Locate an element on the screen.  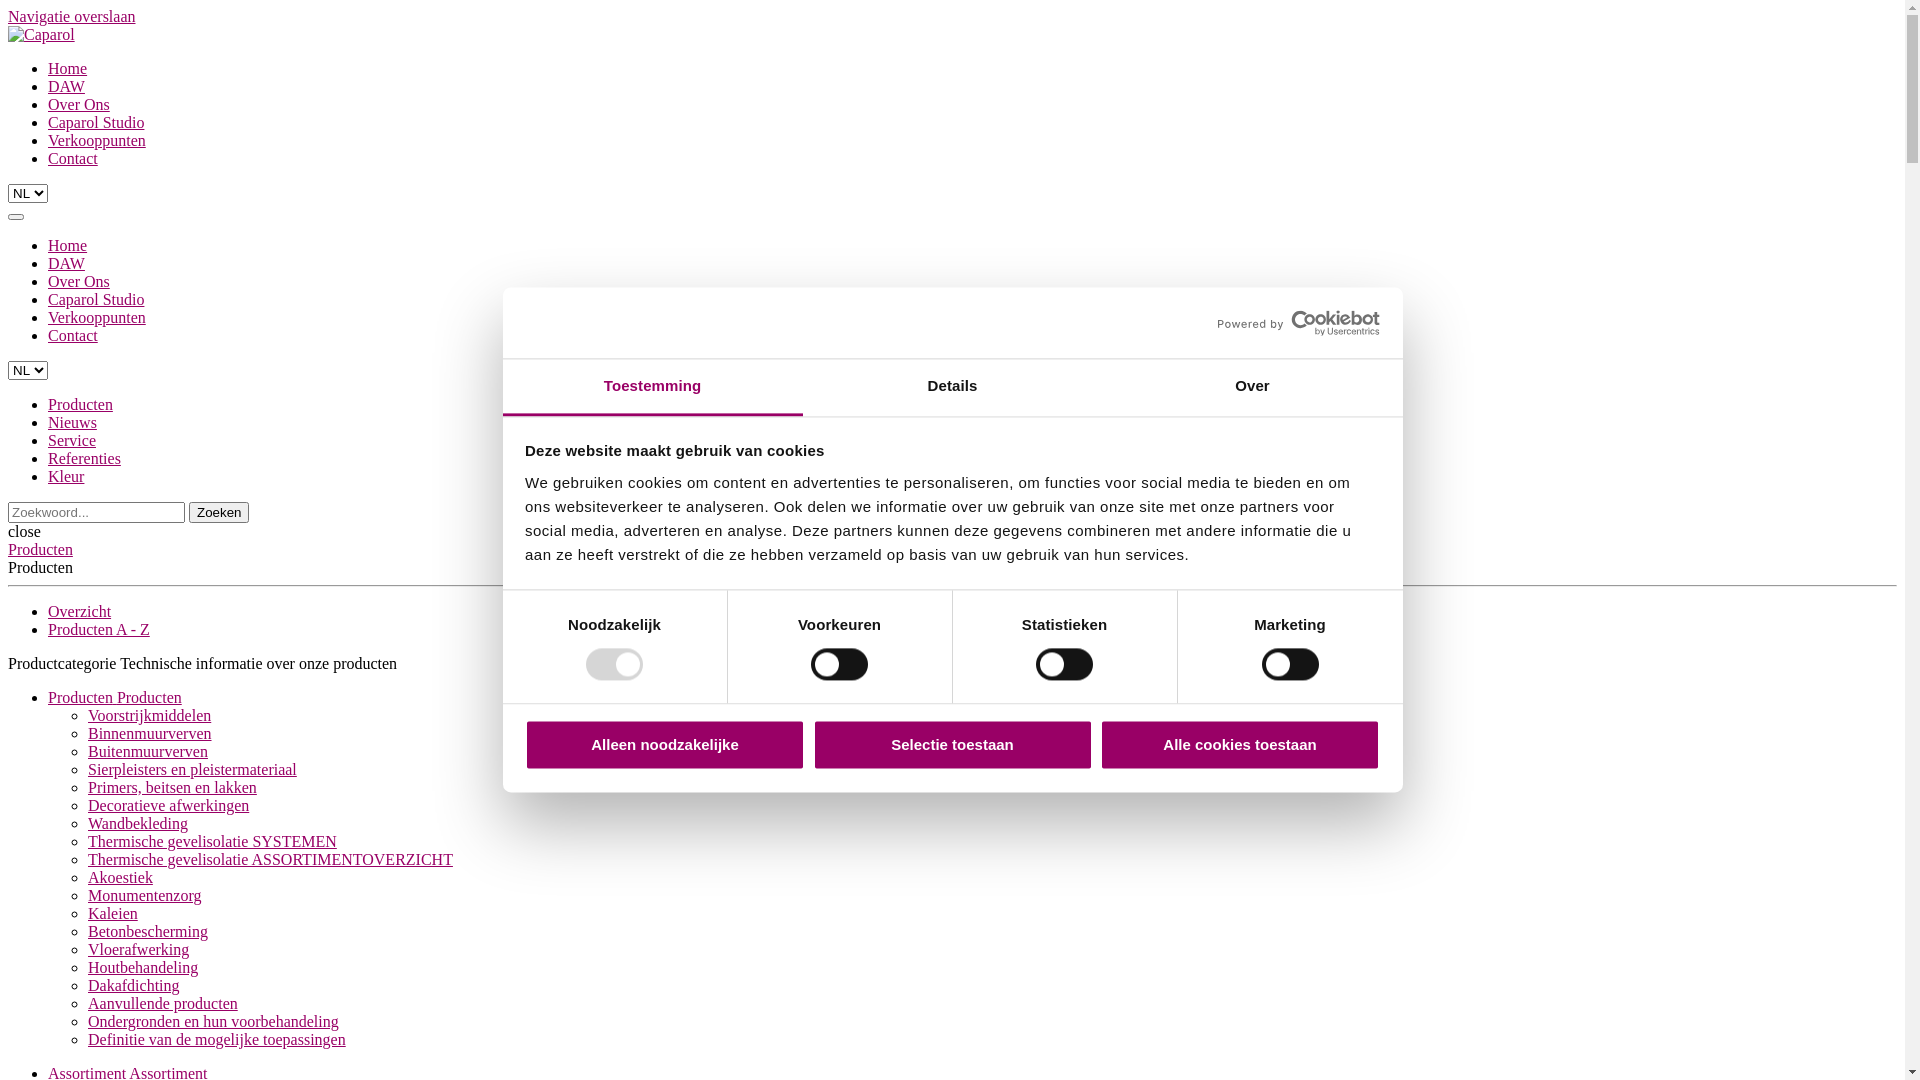
'Verkooppunten' is located at coordinates (95, 316).